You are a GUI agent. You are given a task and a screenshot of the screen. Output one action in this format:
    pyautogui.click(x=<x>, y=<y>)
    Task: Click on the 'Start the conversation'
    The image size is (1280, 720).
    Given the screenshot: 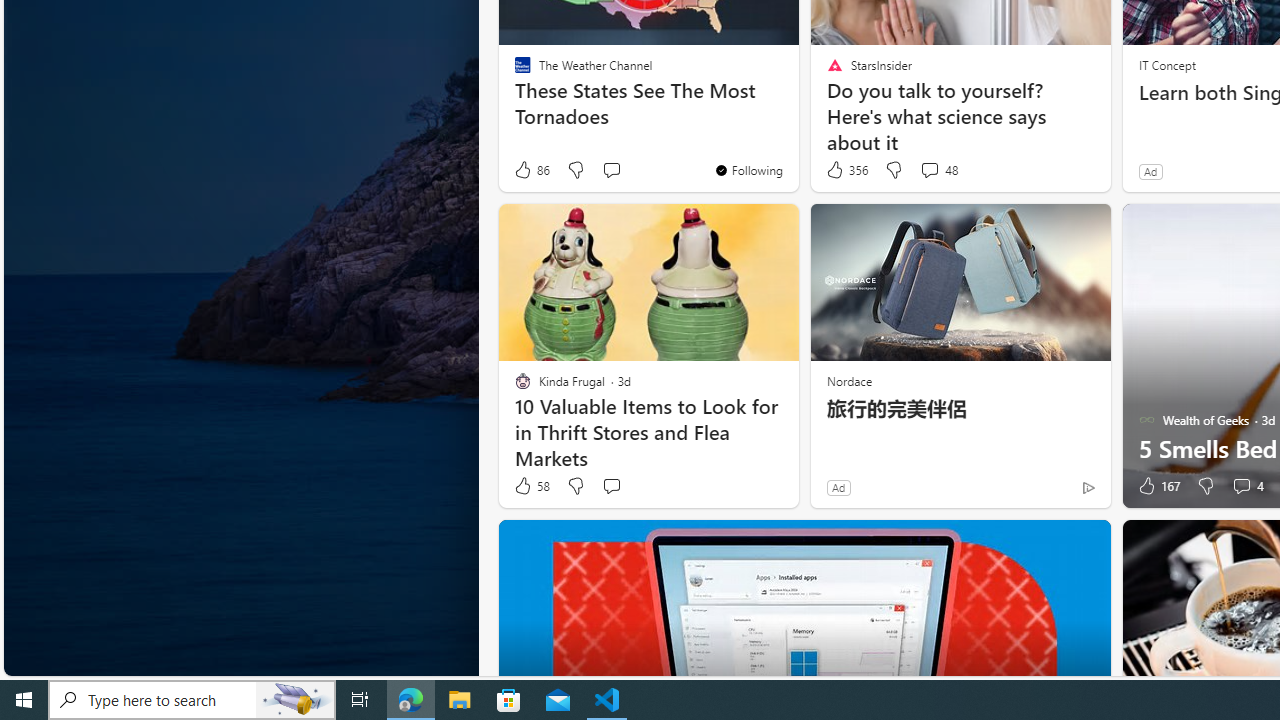 What is the action you would take?
    pyautogui.click(x=610, y=486)
    